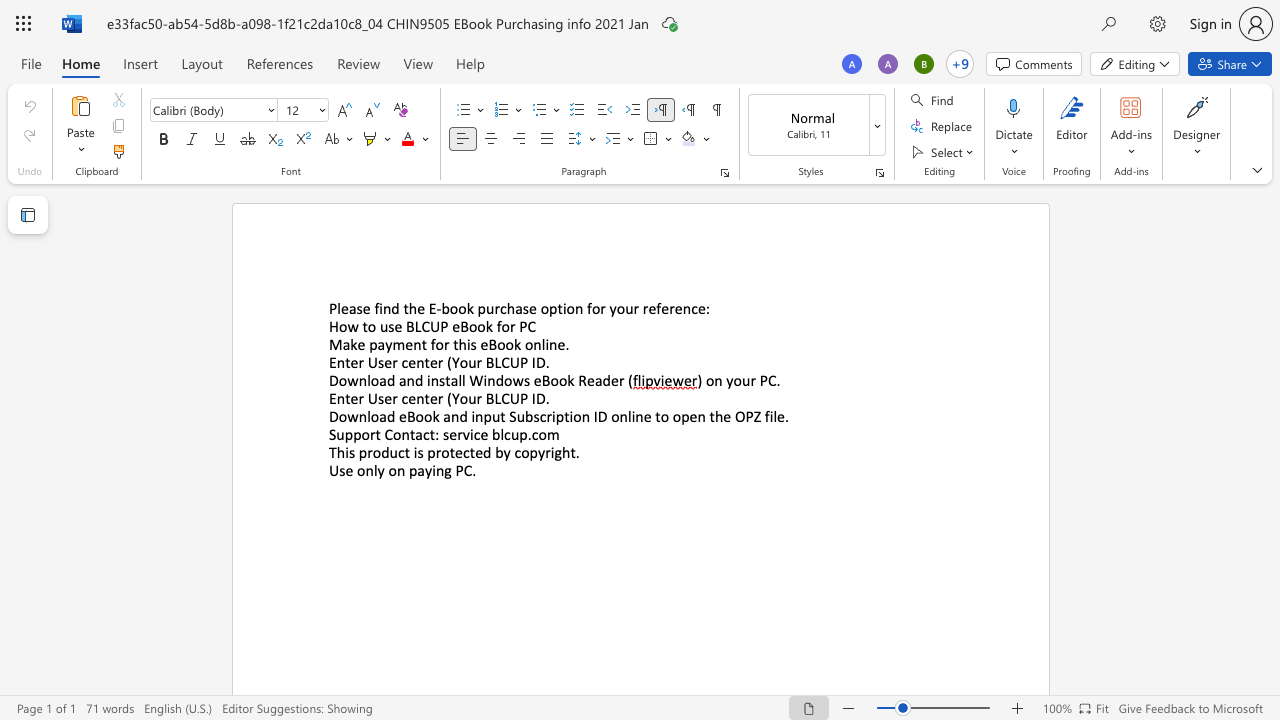 Image resolution: width=1280 pixels, height=720 pixels. What do you see at coordinates (509, 325) in the screenshot?
I see `the space between the continuous character "o" and "r" in the text` at bounding box center [509, 325].